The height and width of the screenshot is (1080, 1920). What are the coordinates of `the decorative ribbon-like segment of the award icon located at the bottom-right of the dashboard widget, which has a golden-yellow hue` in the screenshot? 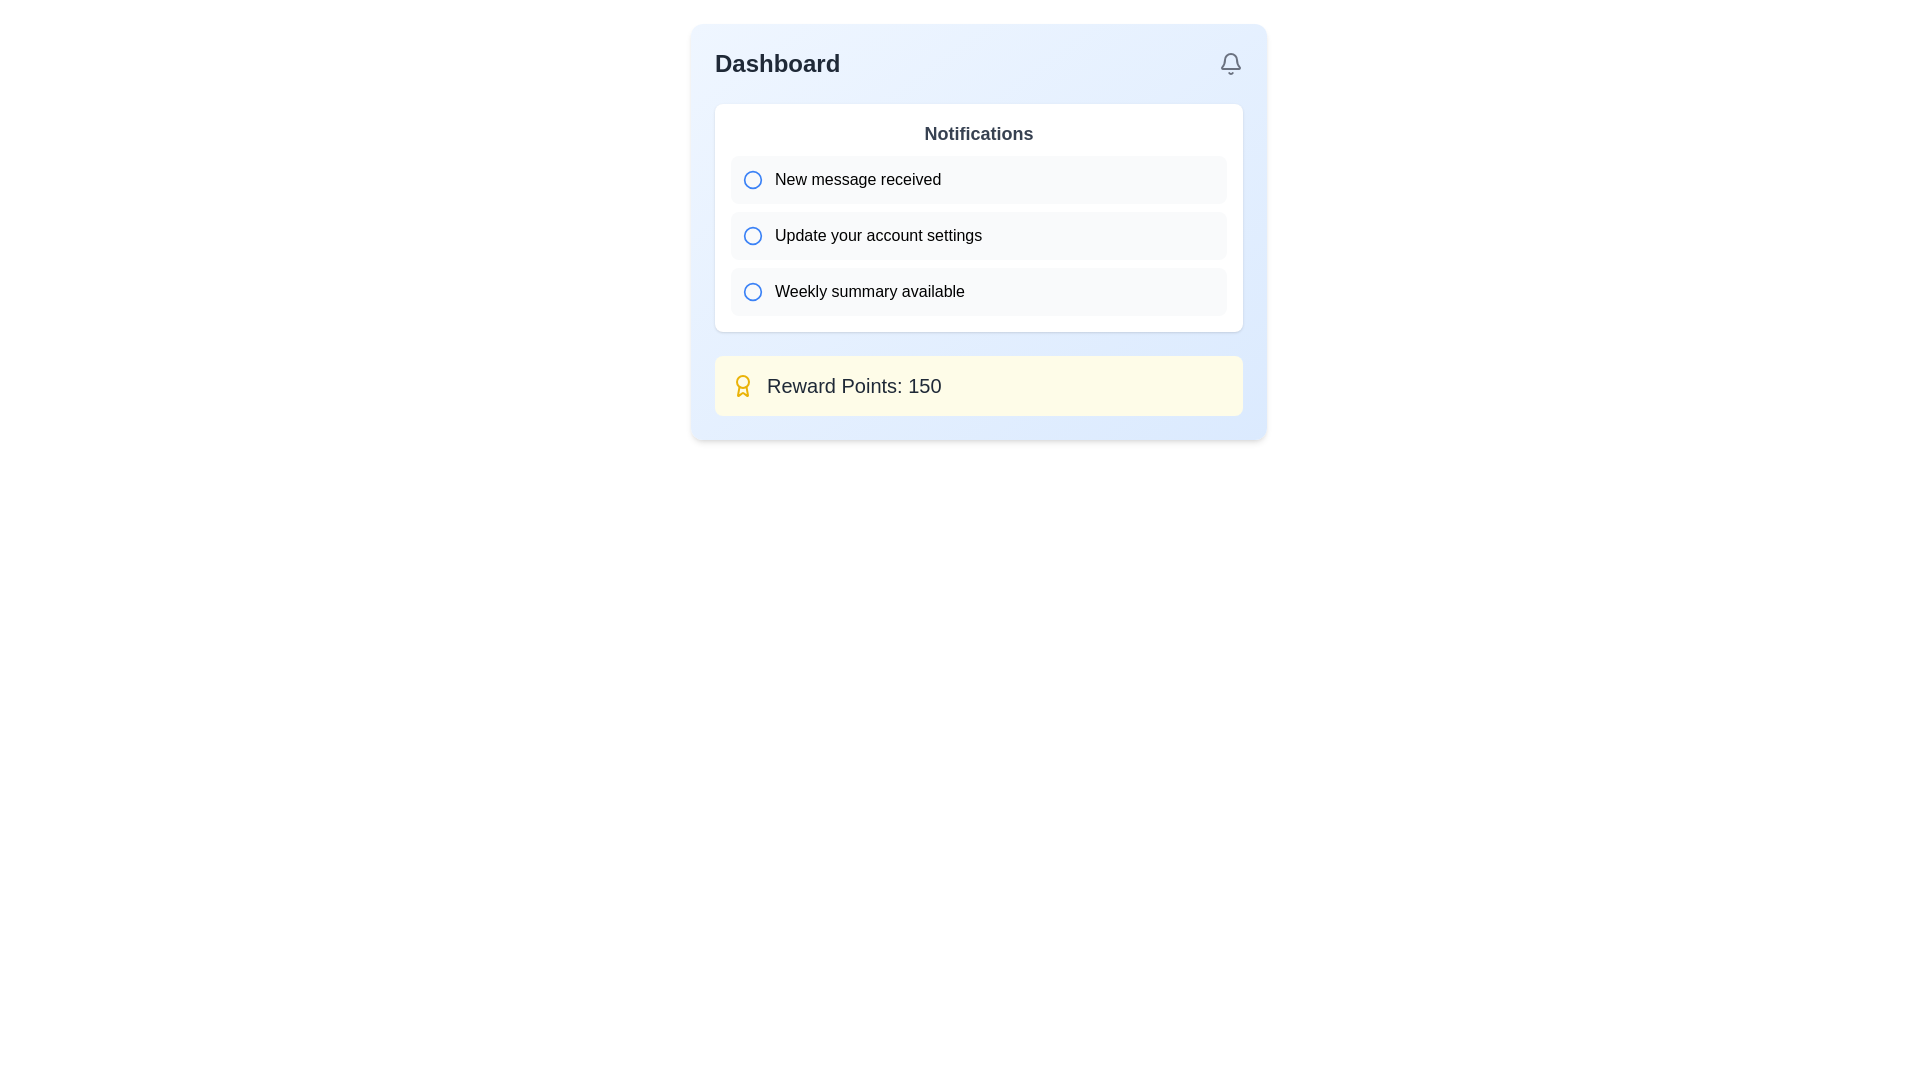 It's located at (742, 391).